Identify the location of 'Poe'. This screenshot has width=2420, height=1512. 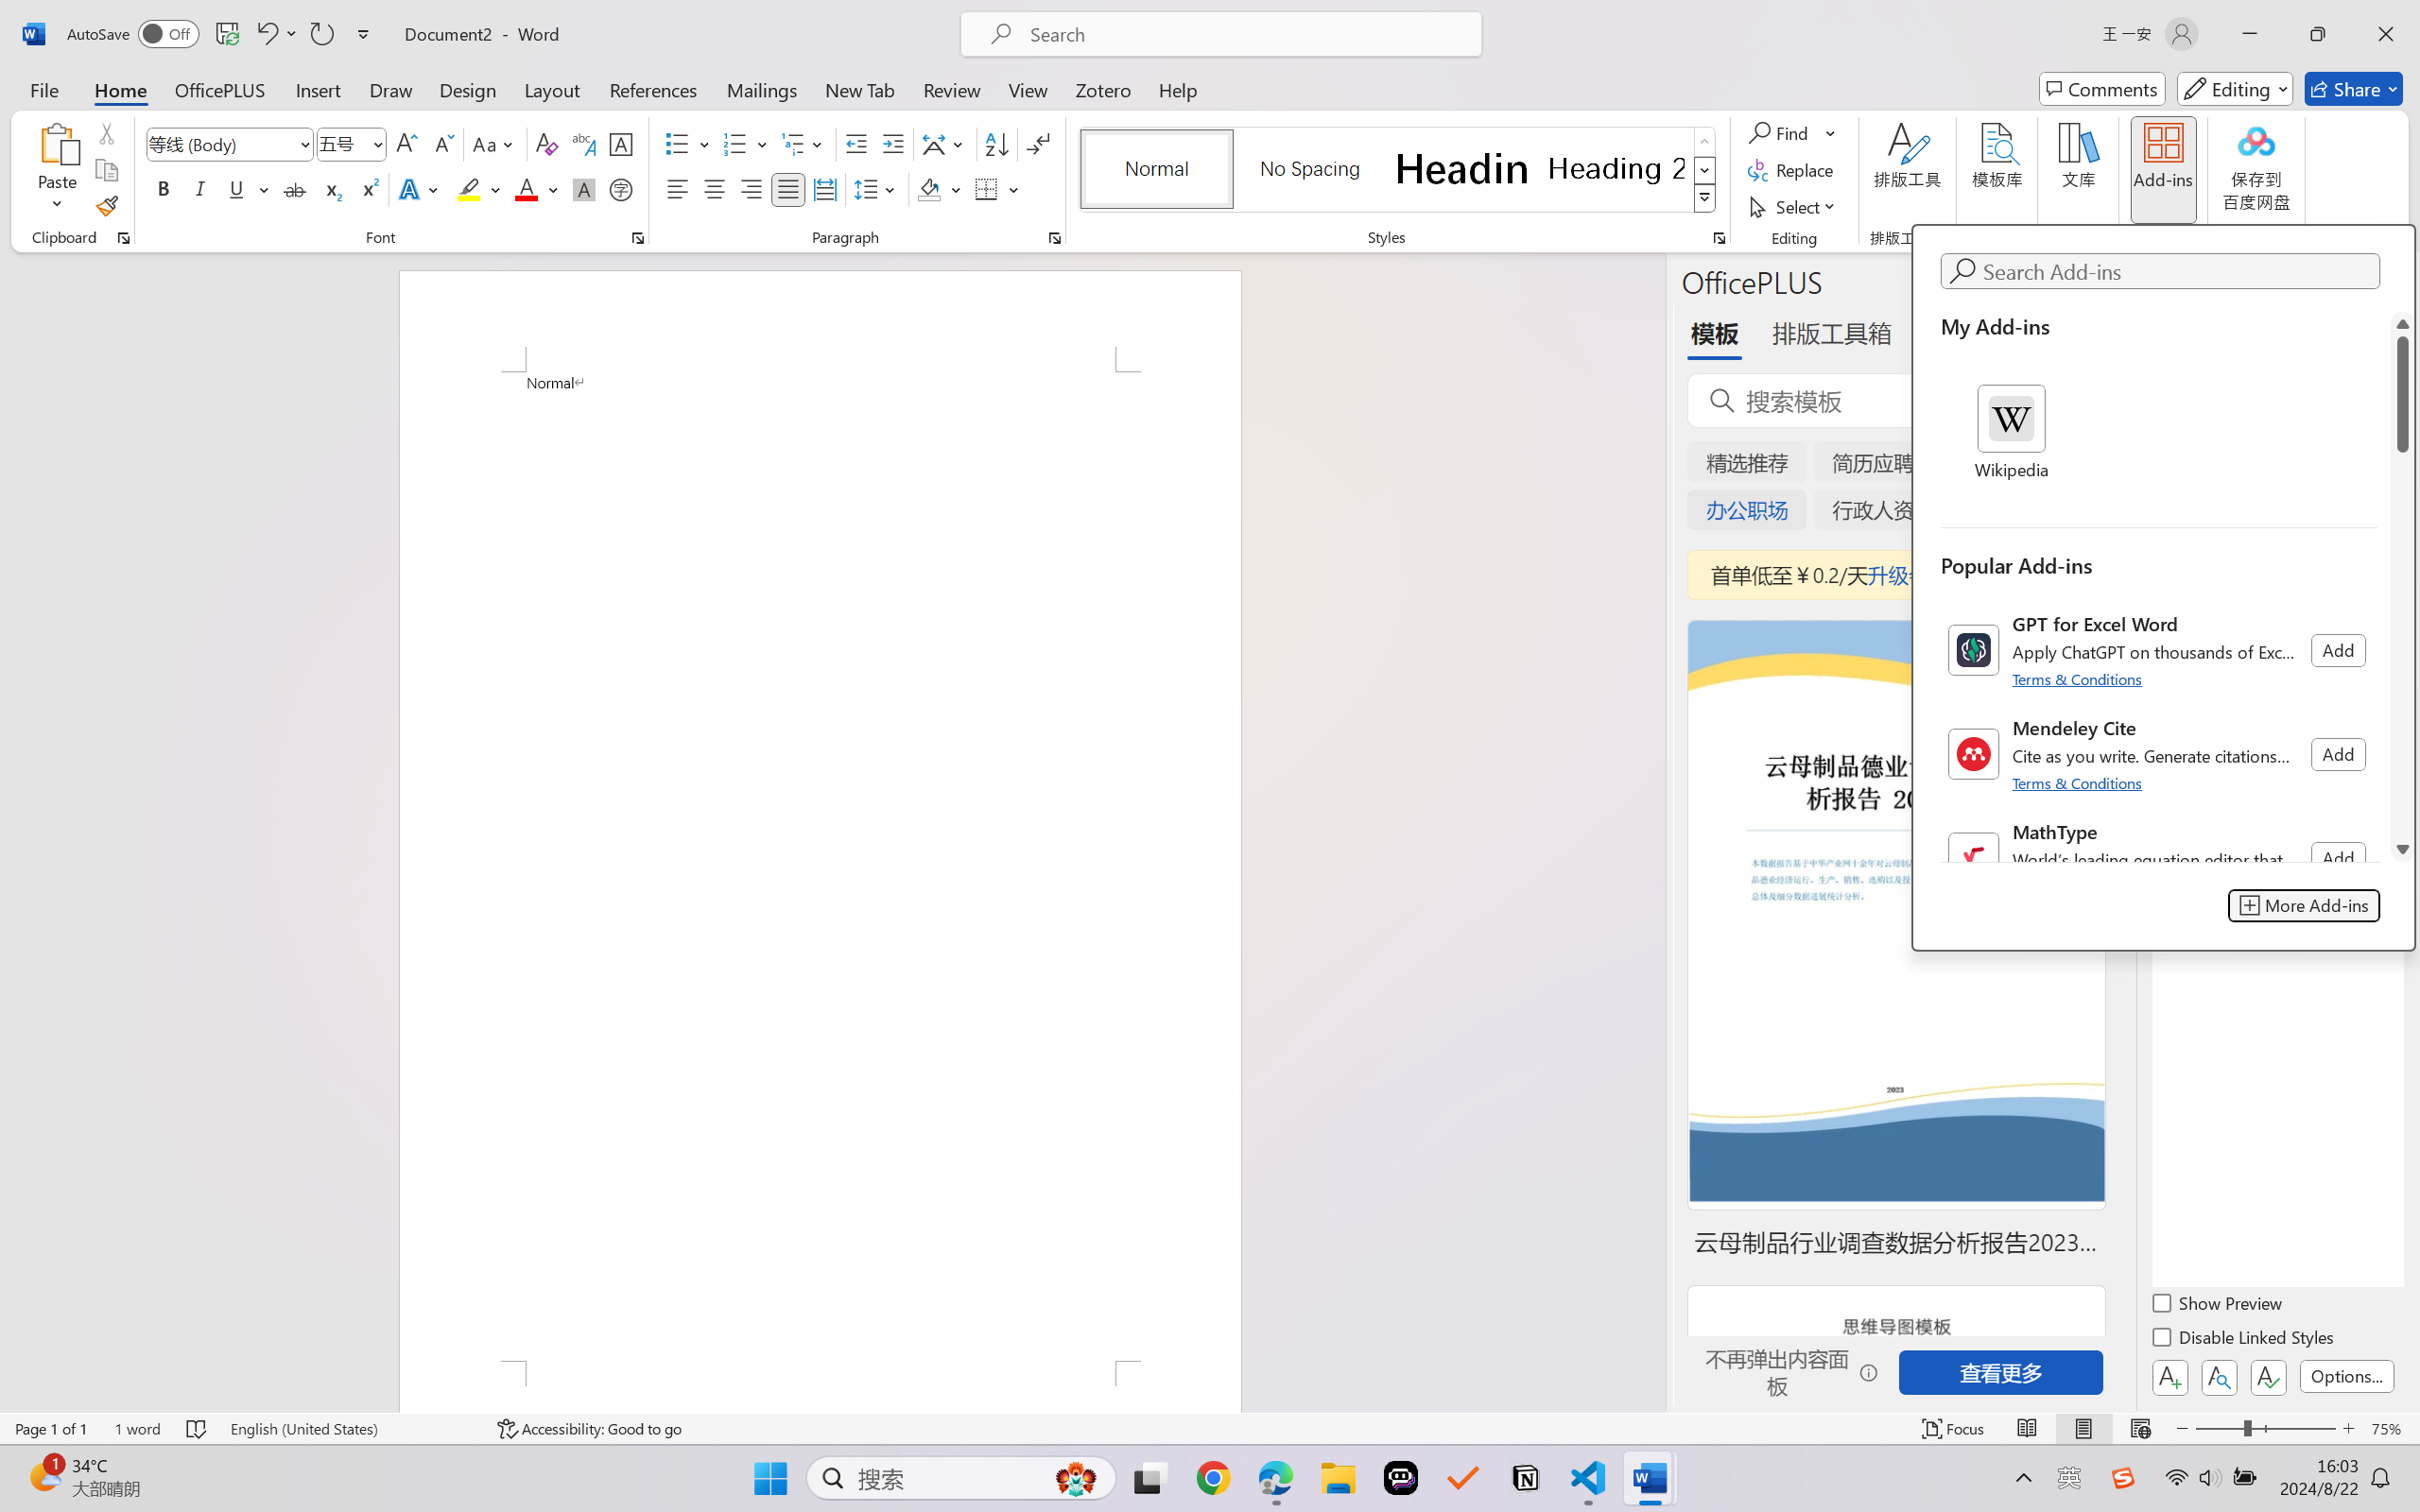
(1400, 1478).